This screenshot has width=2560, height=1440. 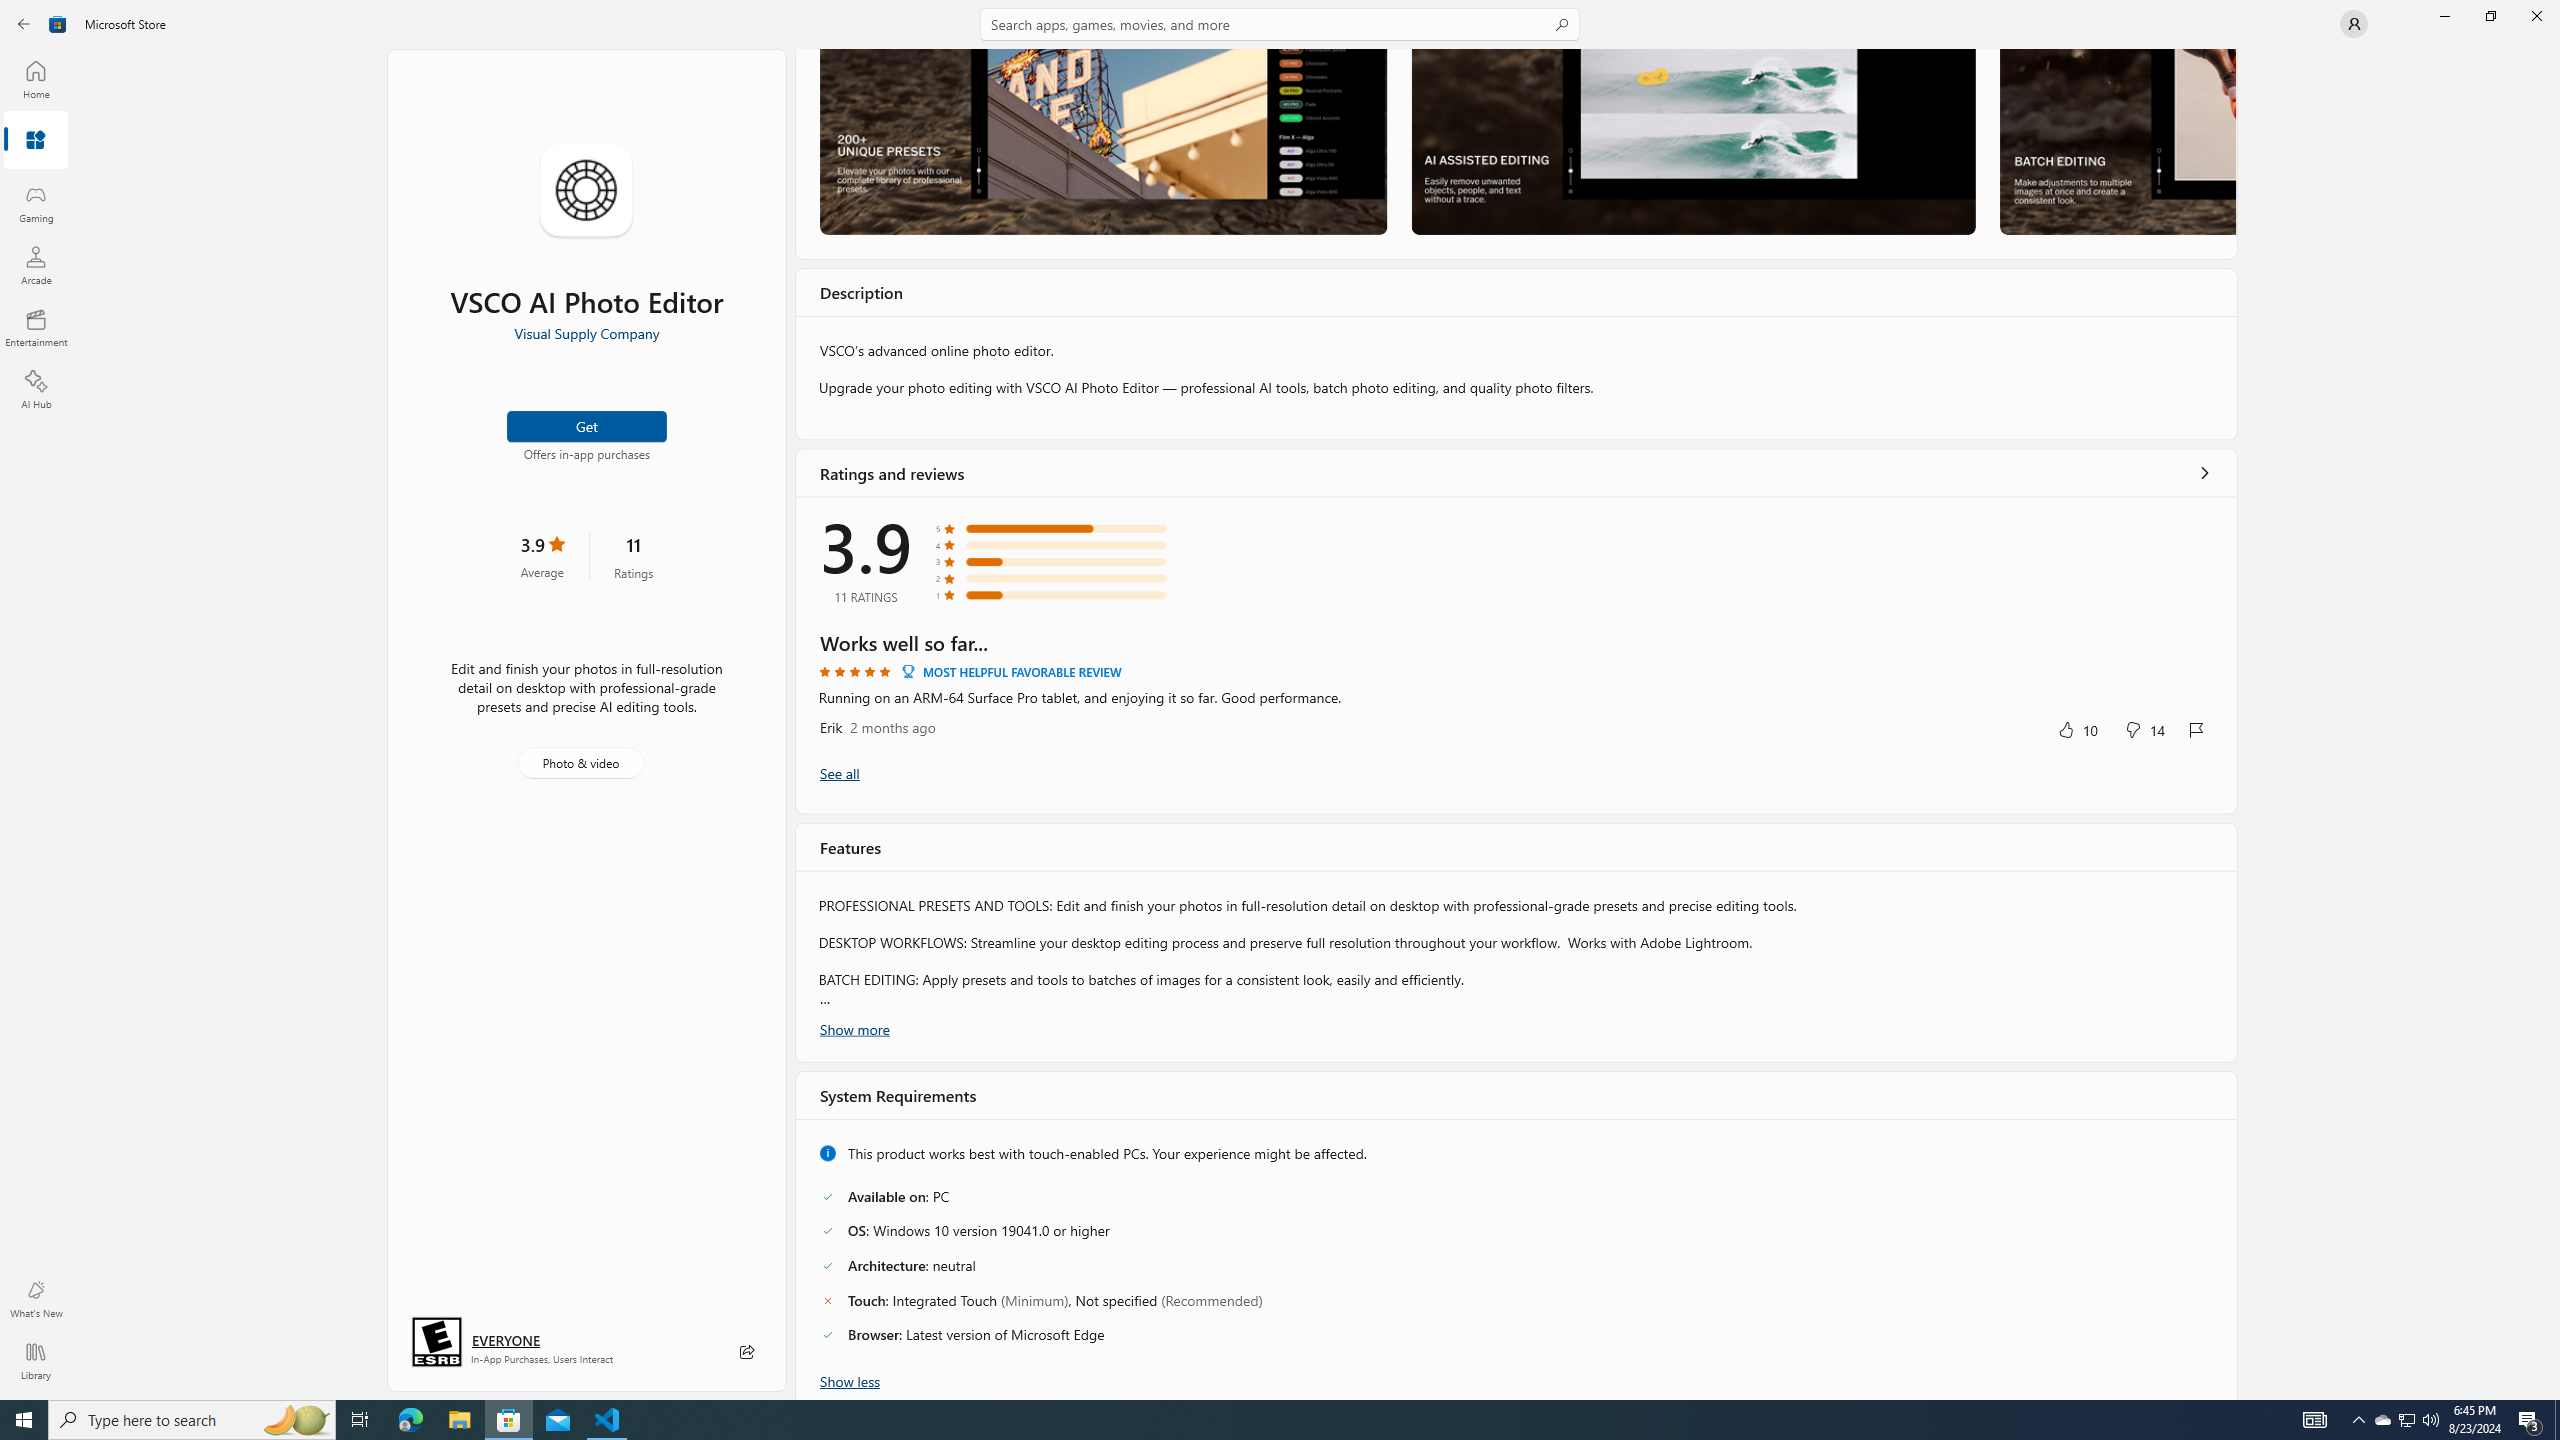 I want to click on 'Get', so click(x=587, y=425).